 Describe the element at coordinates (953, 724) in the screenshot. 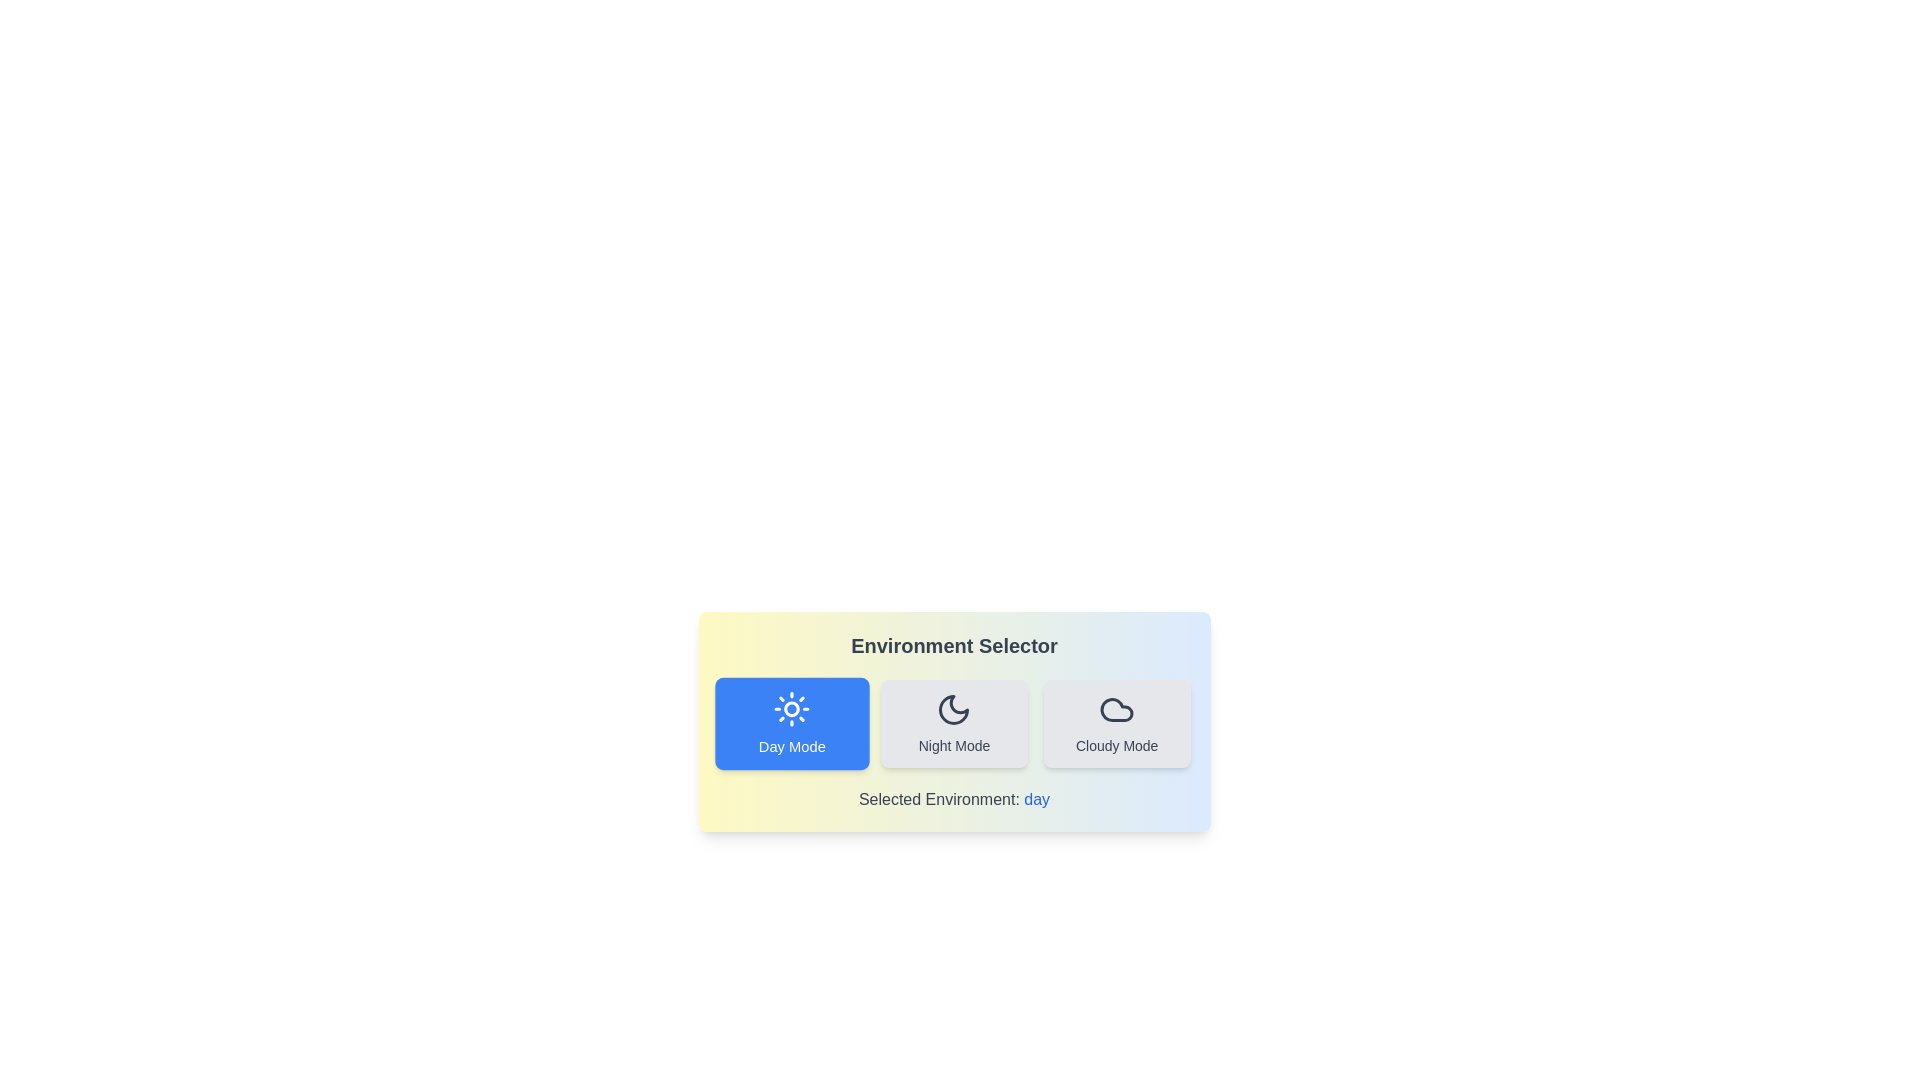

I see `the Night Mode element to observe visual feedback` at that location.